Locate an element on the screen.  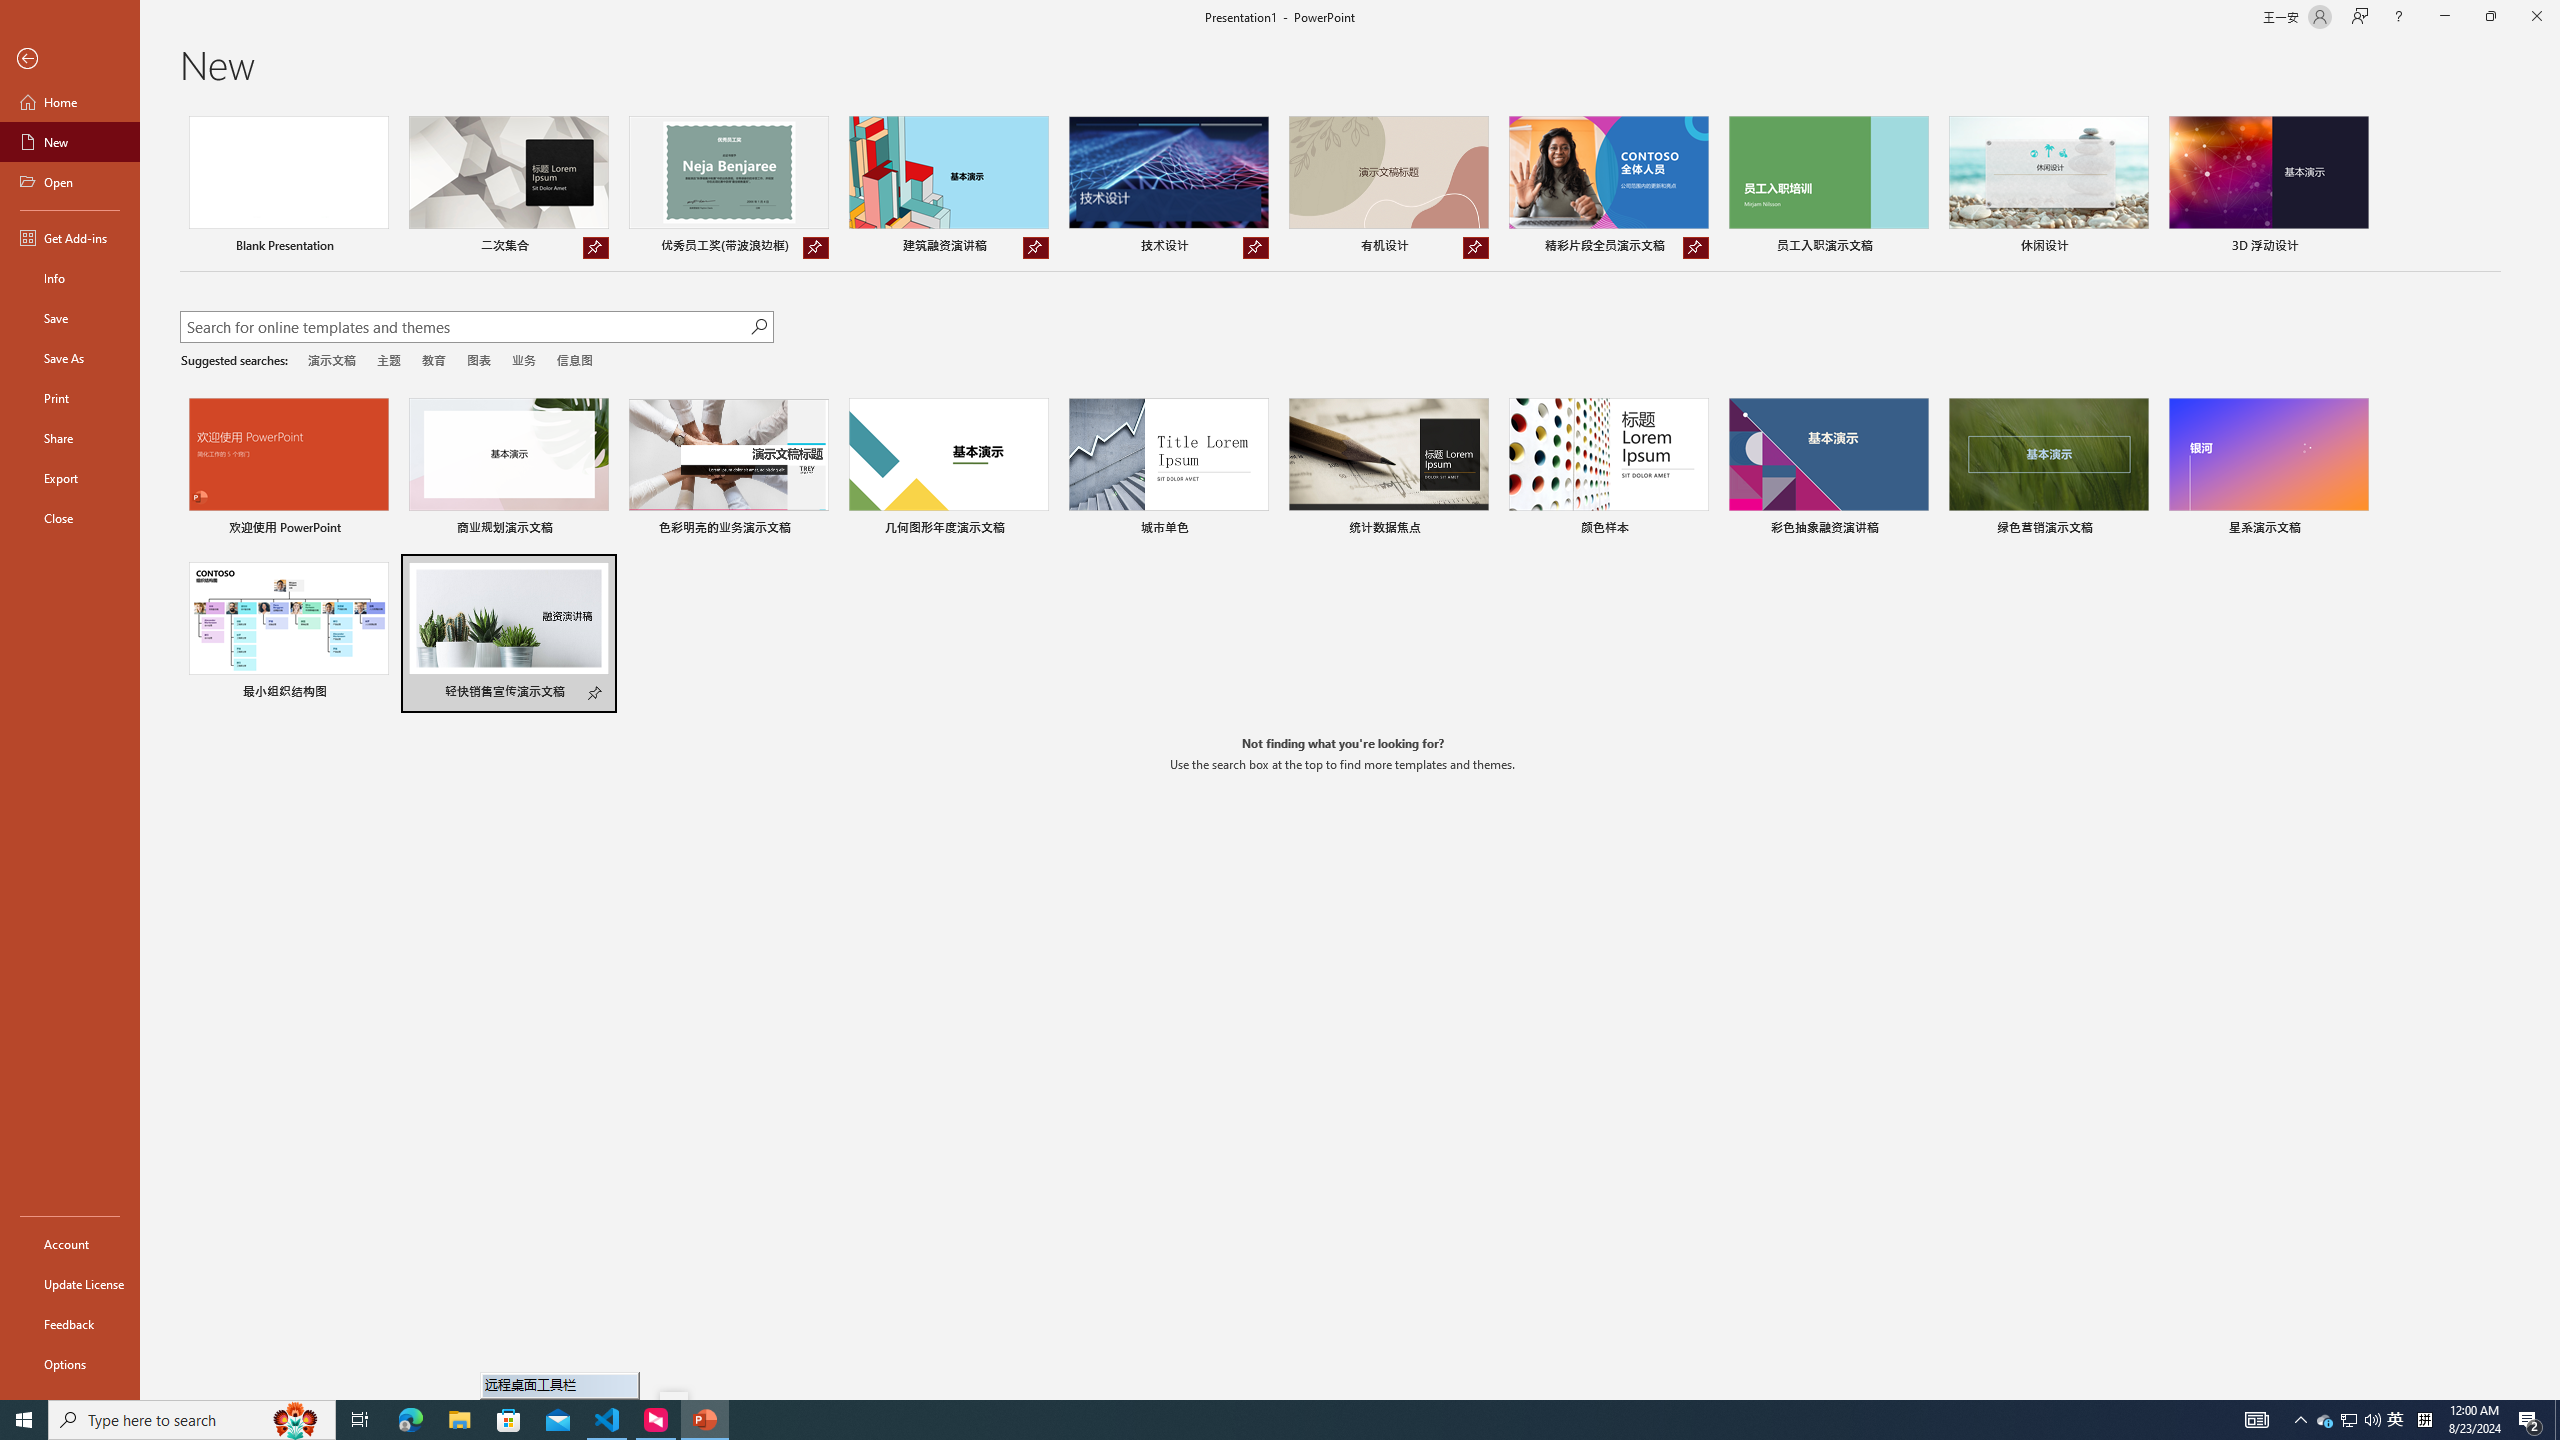
'Search for online templates and themes' is located at coordinates (464, 329).